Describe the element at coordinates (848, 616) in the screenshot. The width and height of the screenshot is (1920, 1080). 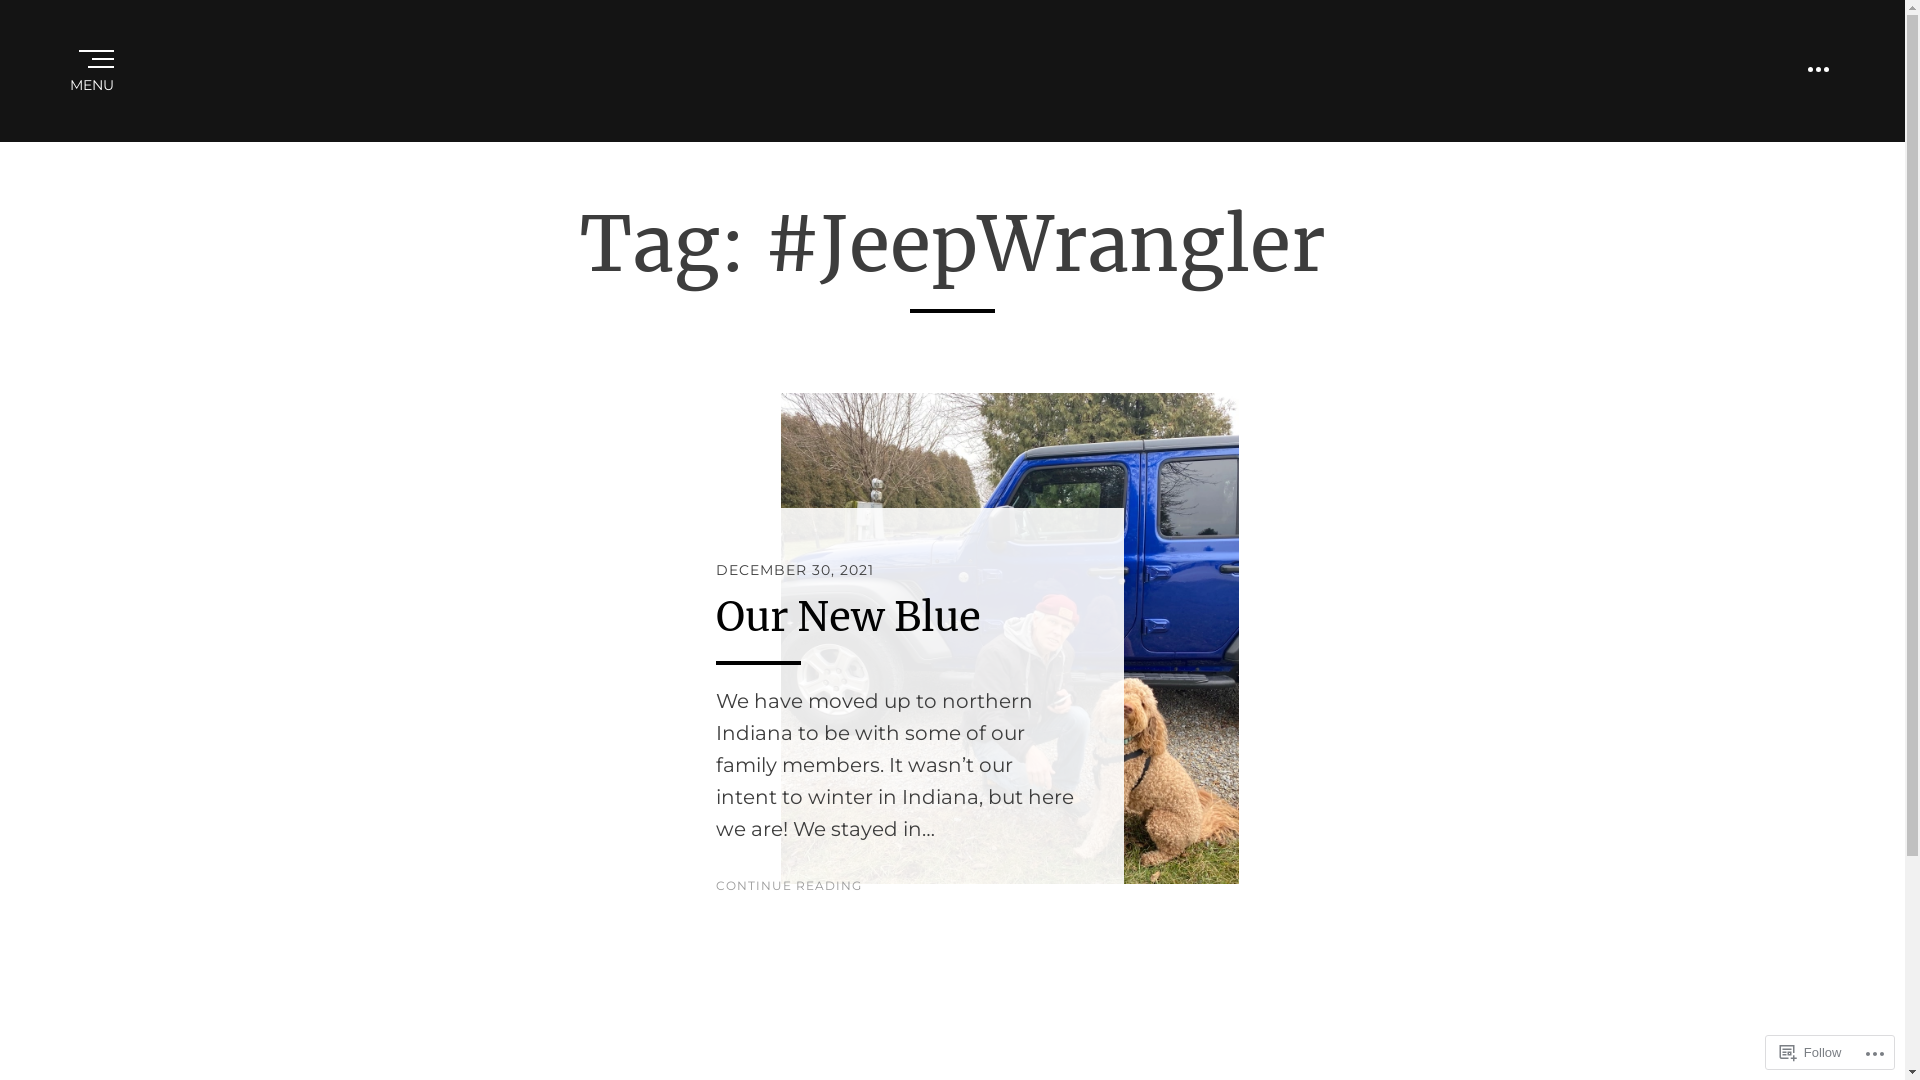
I see `'Our New Blue'` at that location.